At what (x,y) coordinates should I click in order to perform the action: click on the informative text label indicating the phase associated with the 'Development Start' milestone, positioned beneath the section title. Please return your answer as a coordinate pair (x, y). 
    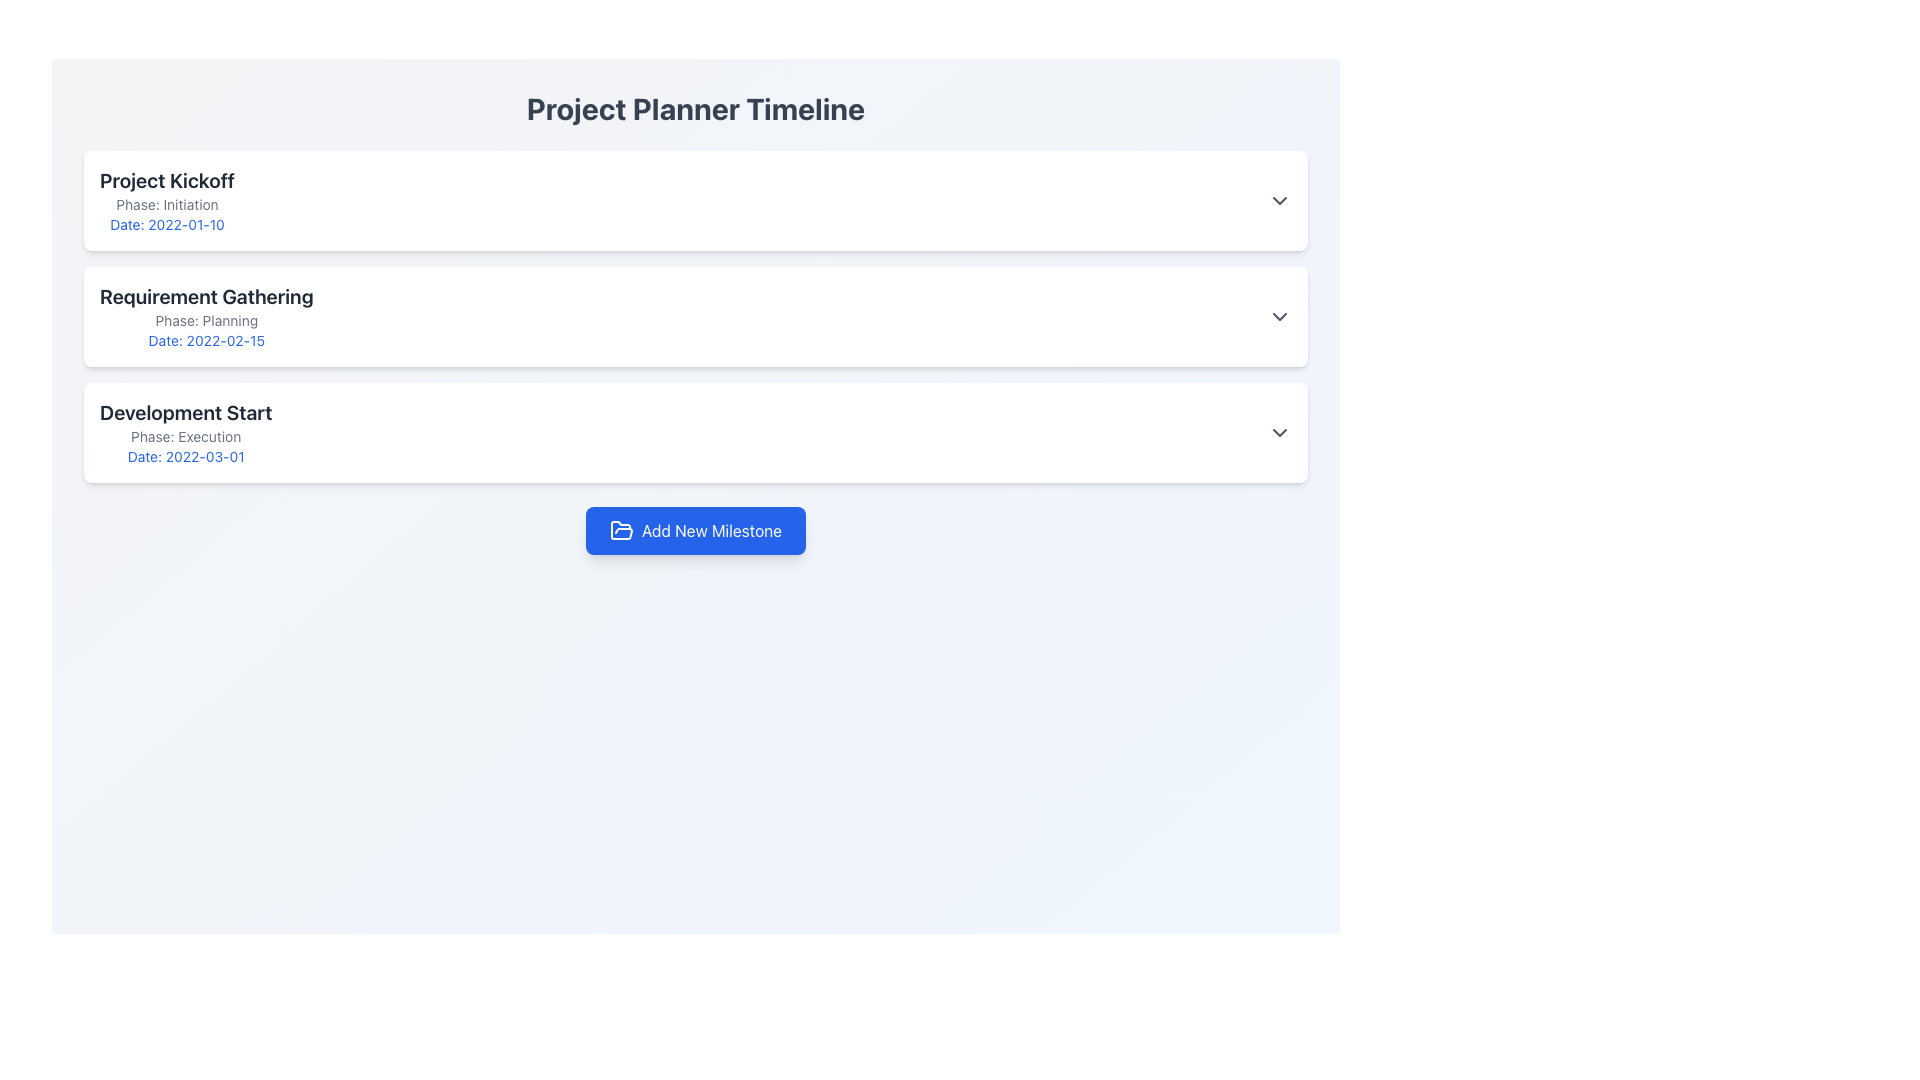
    Looking at the image, I should click on (186, 435).